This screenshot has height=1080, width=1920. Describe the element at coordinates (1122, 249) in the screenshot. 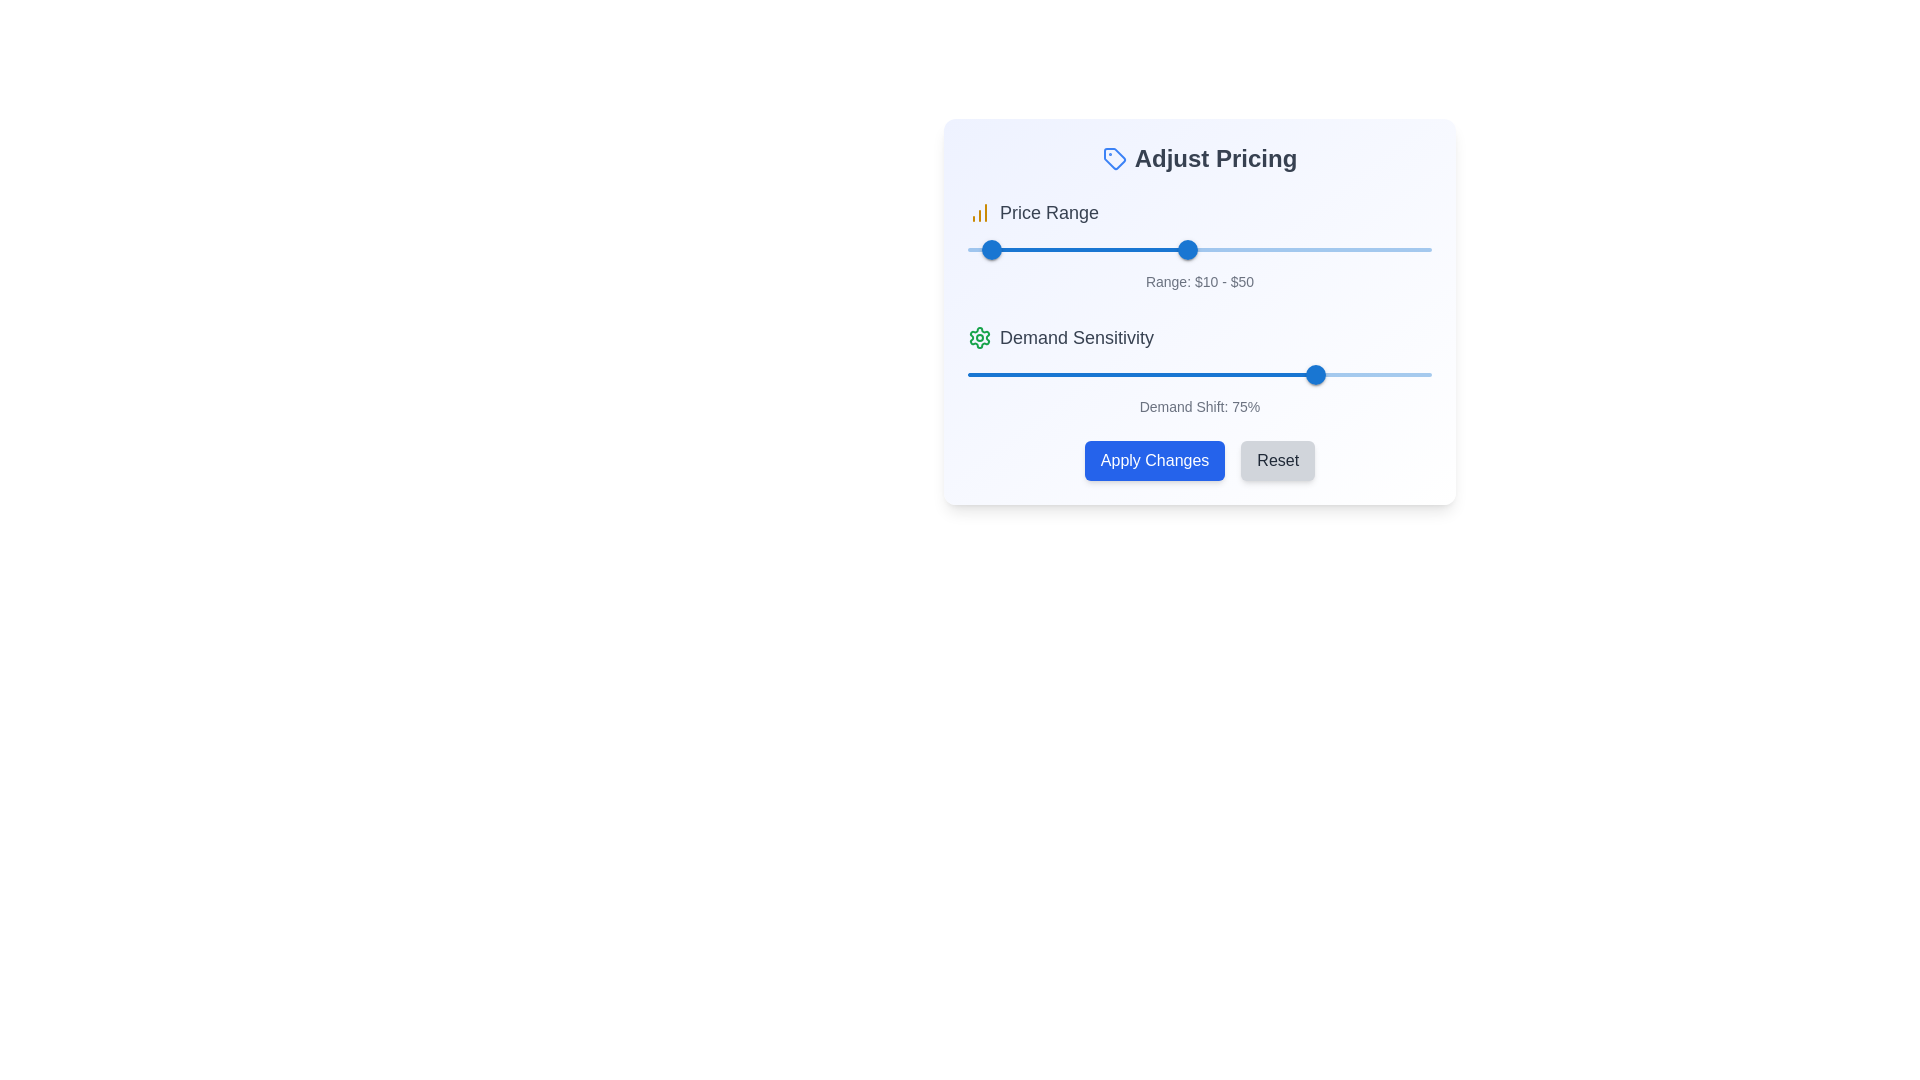

I see `the Price Range slider` at that location.